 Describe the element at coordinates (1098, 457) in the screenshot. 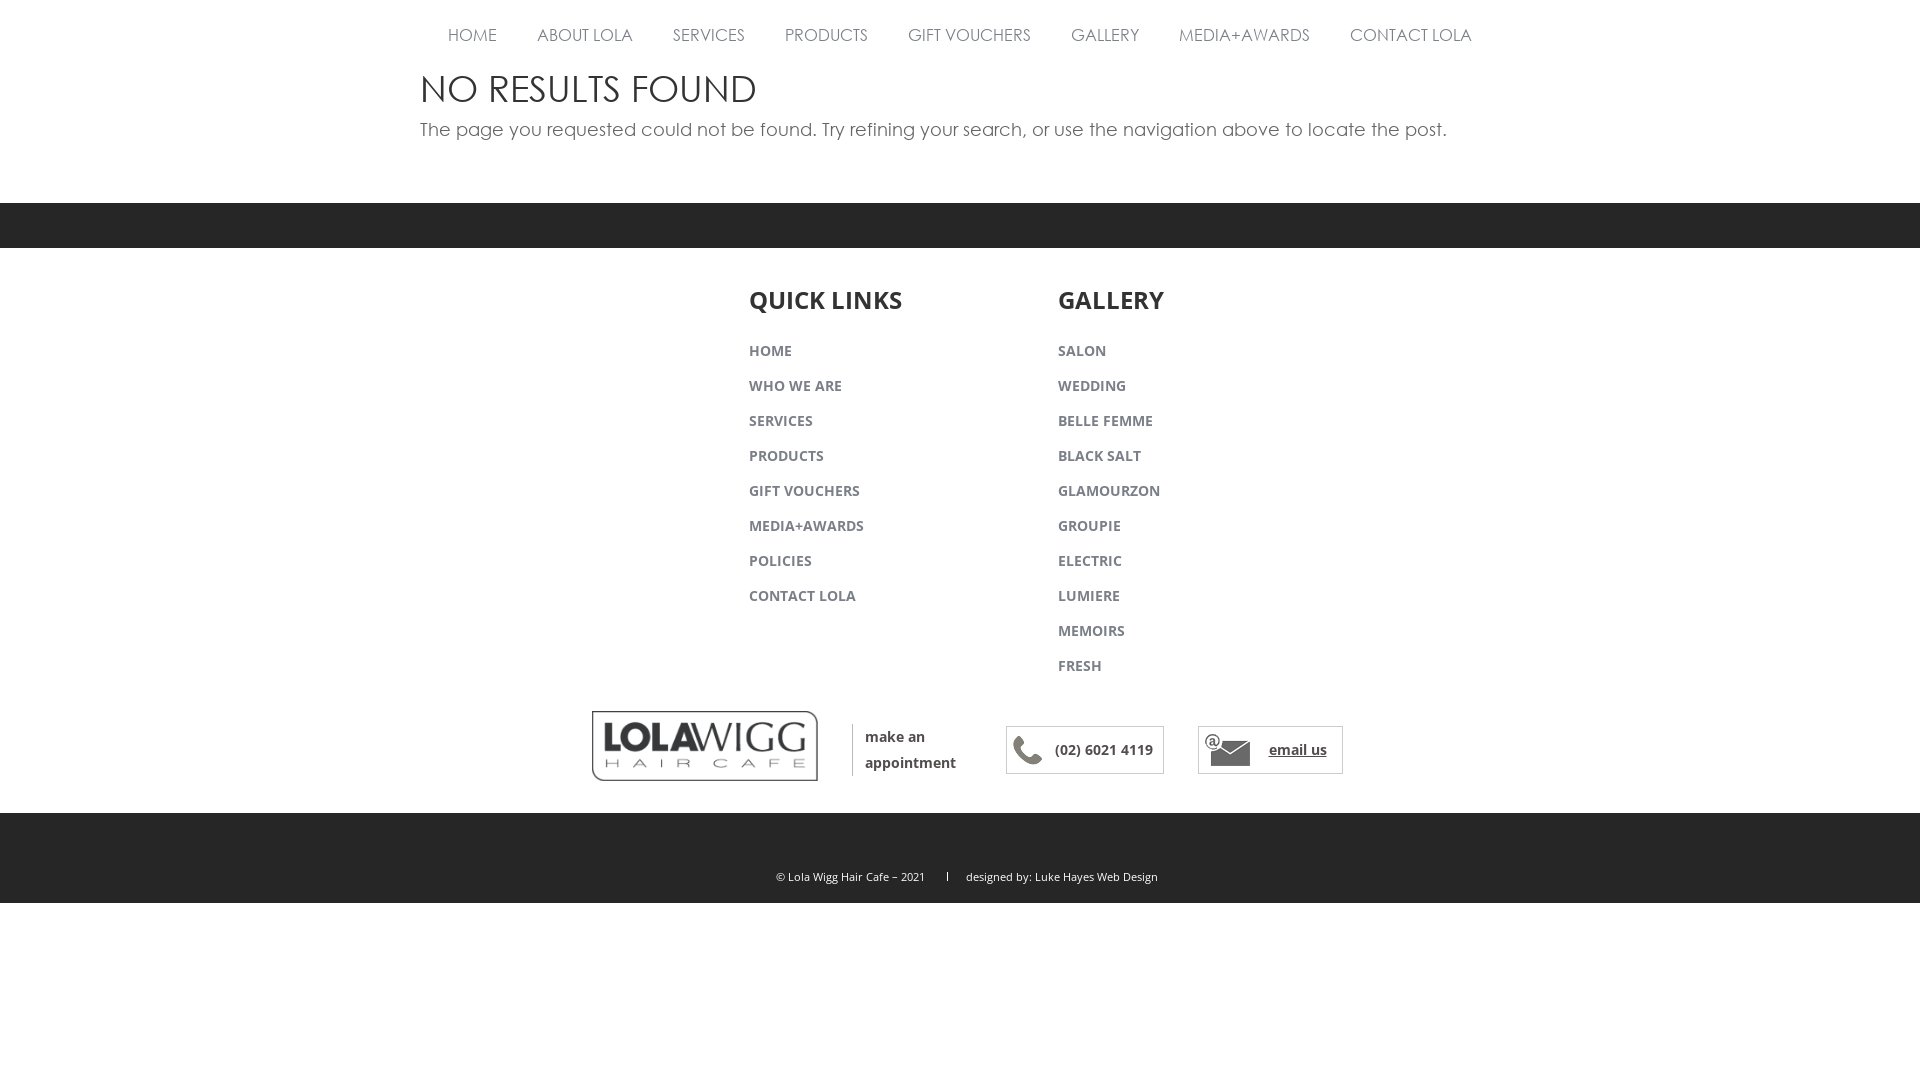

I see `'BLACK SALT'` at that location.